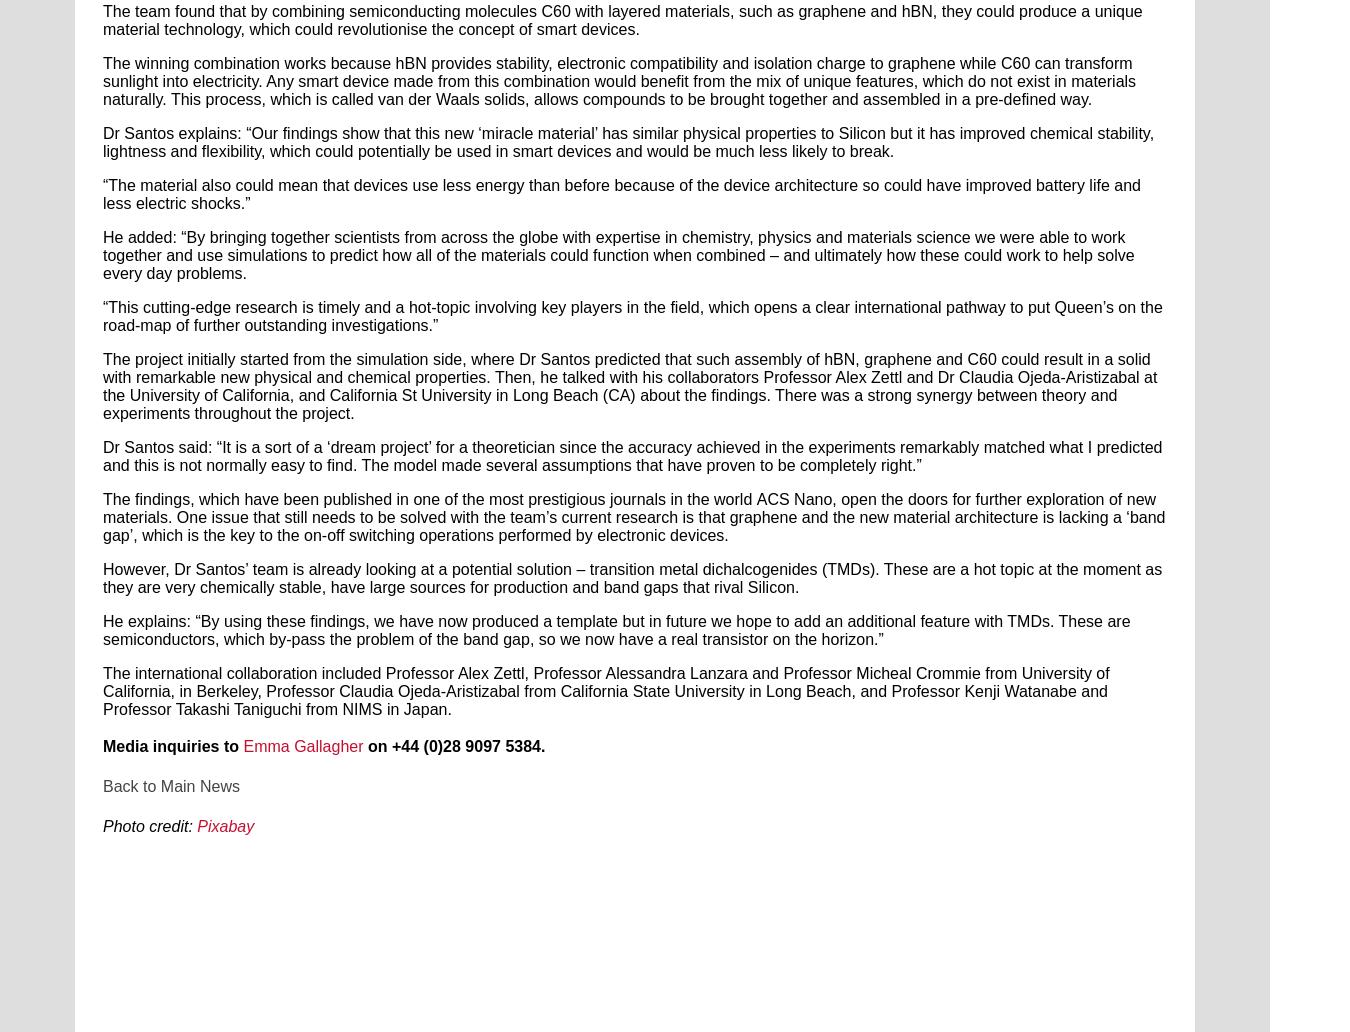  I want to click on 'Emma Gallagher', so click(301, 745).